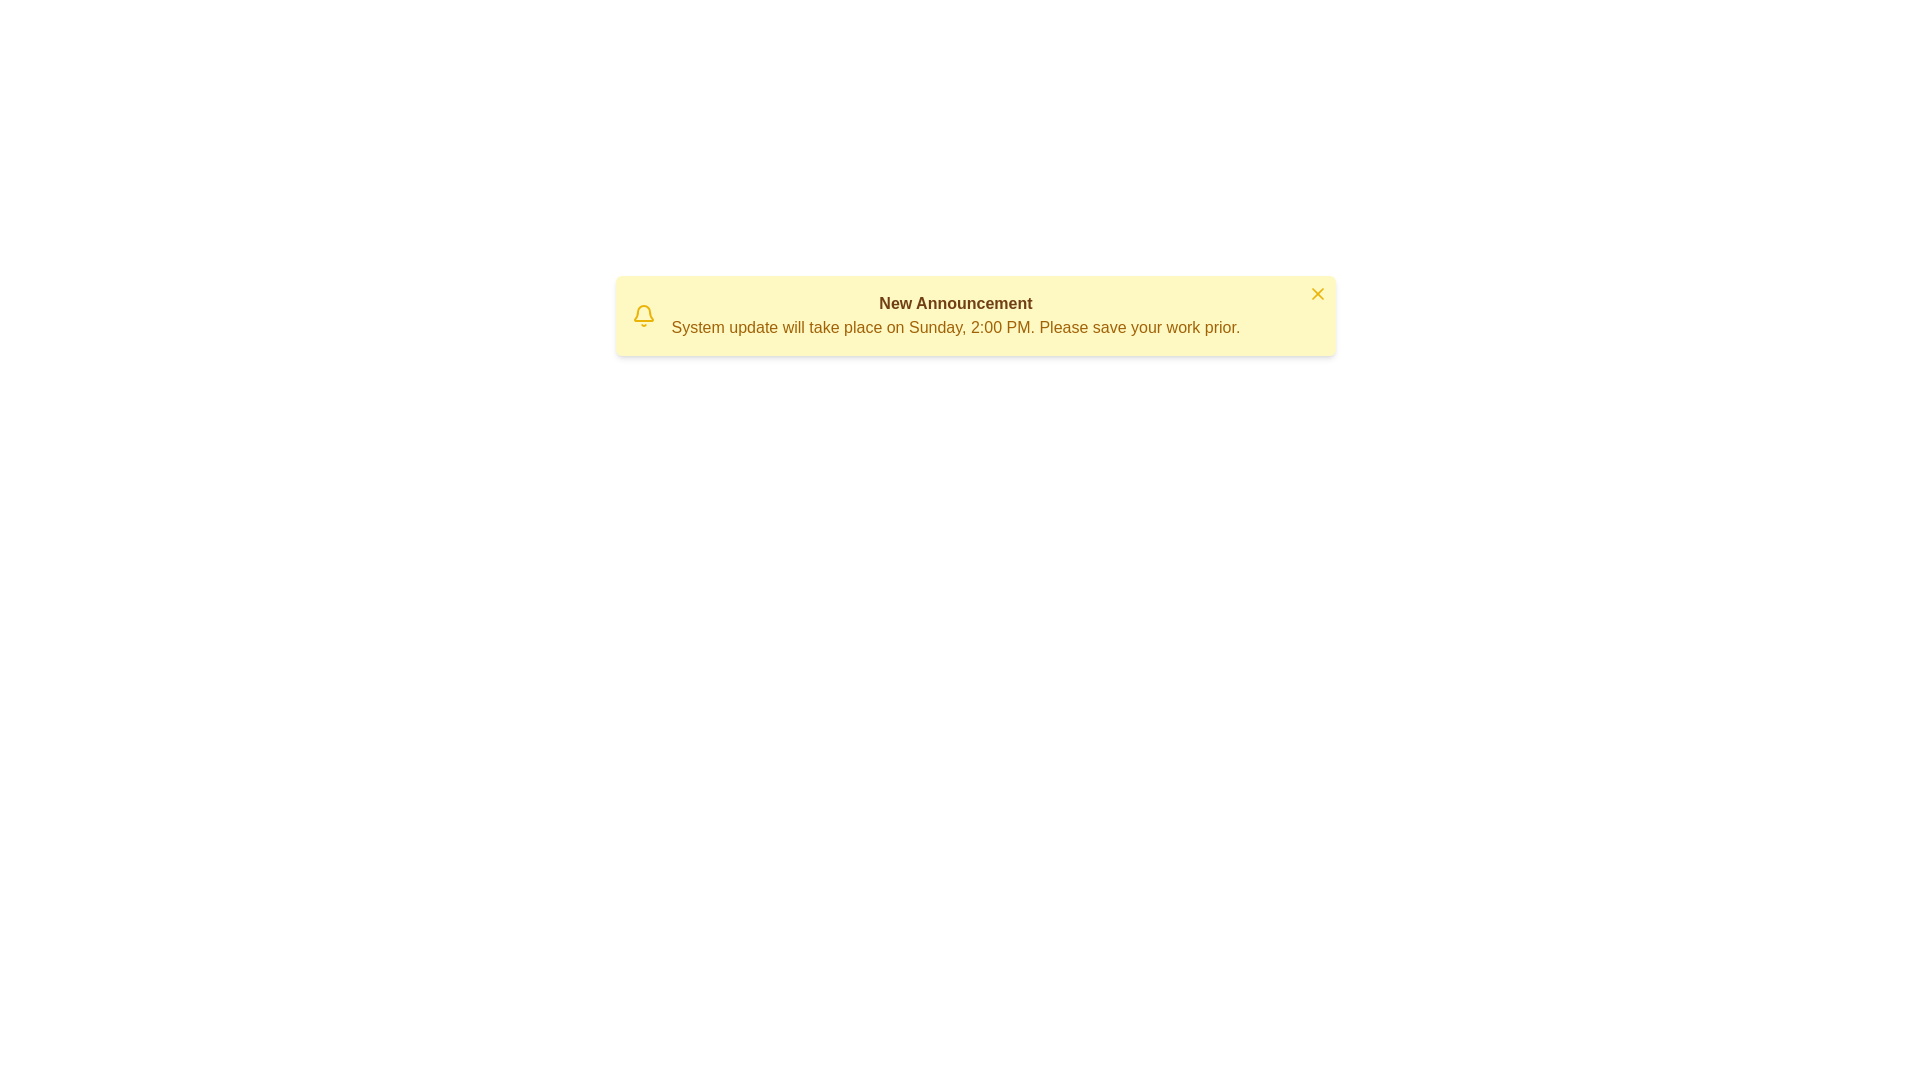  What do you see at coordinates (1317, 293) in the screenshot?
I see `the close button to hide the notice` at bounding box center [1317, 293].